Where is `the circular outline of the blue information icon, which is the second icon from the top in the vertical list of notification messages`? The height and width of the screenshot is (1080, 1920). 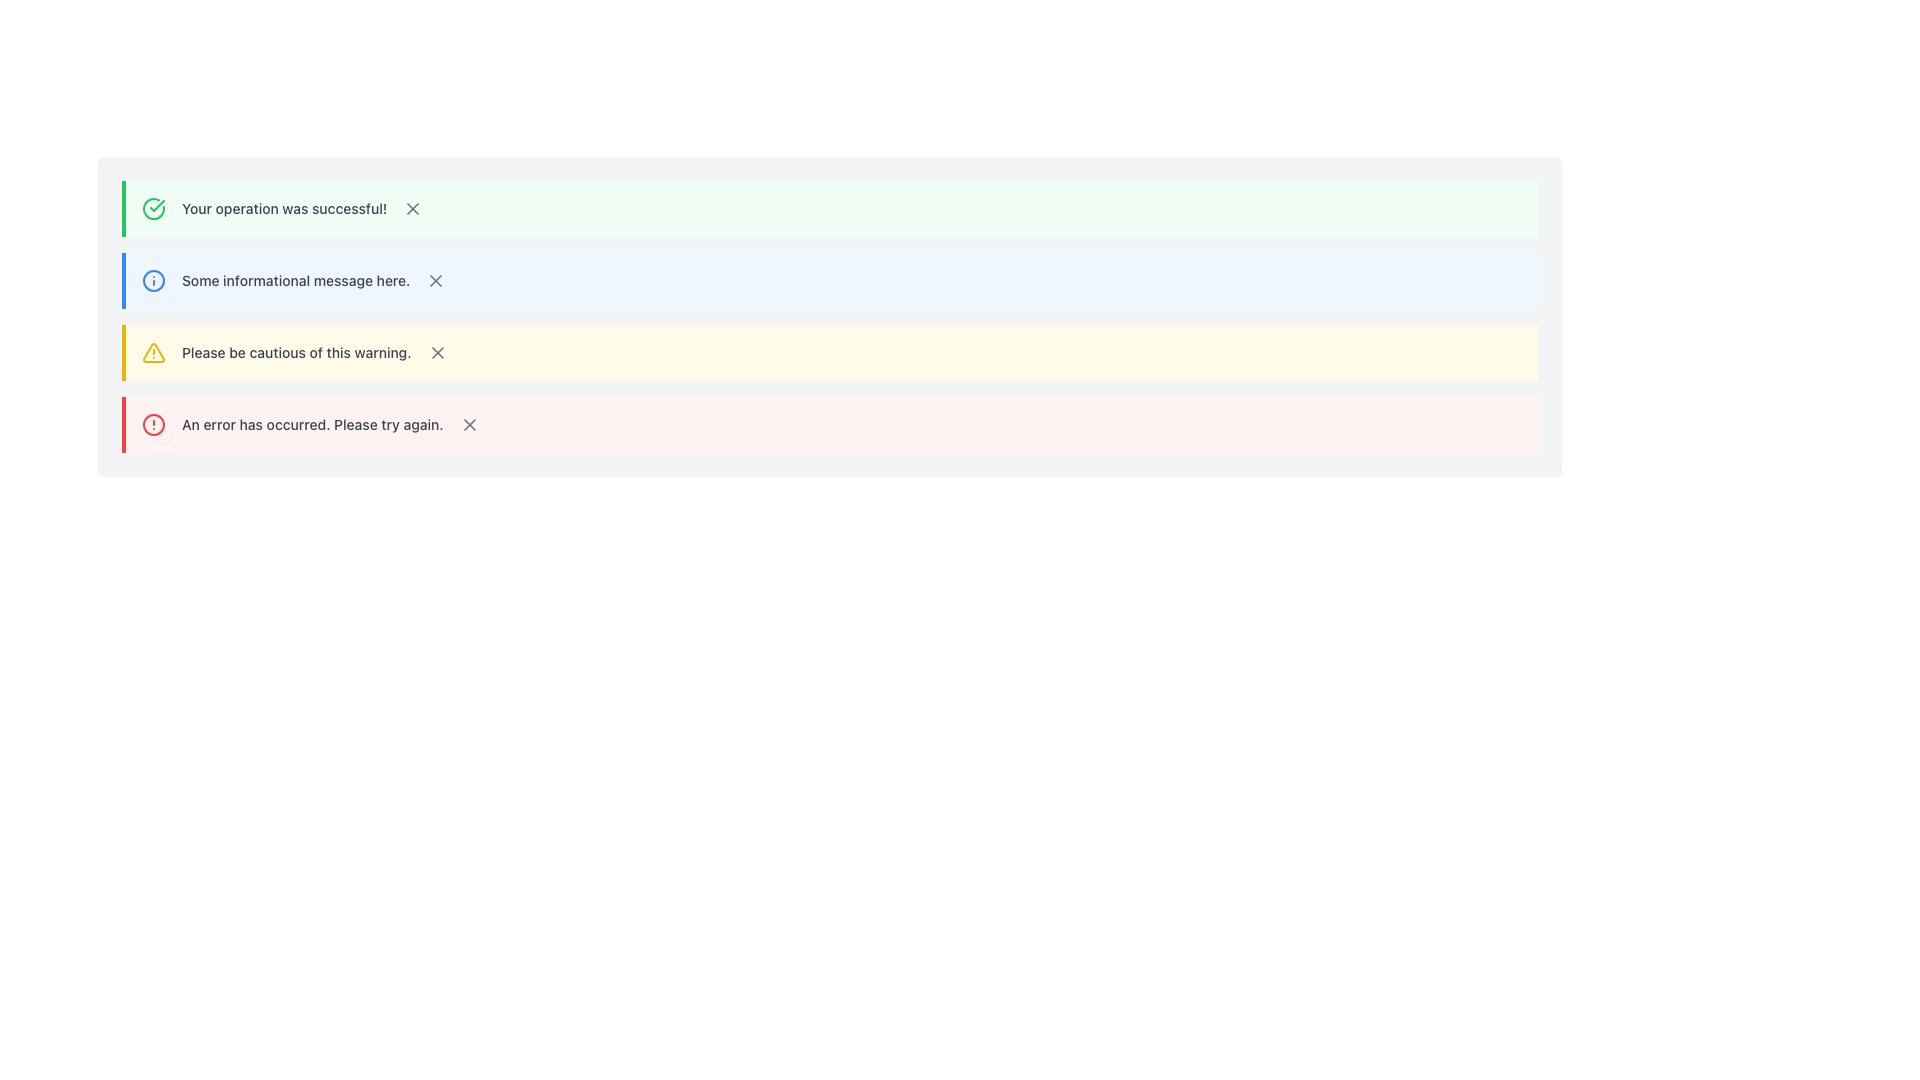 the circular outline of the blue information icon, which is the second icon from the top in the vertical list of notification messages is located at coordinates (152, 281).